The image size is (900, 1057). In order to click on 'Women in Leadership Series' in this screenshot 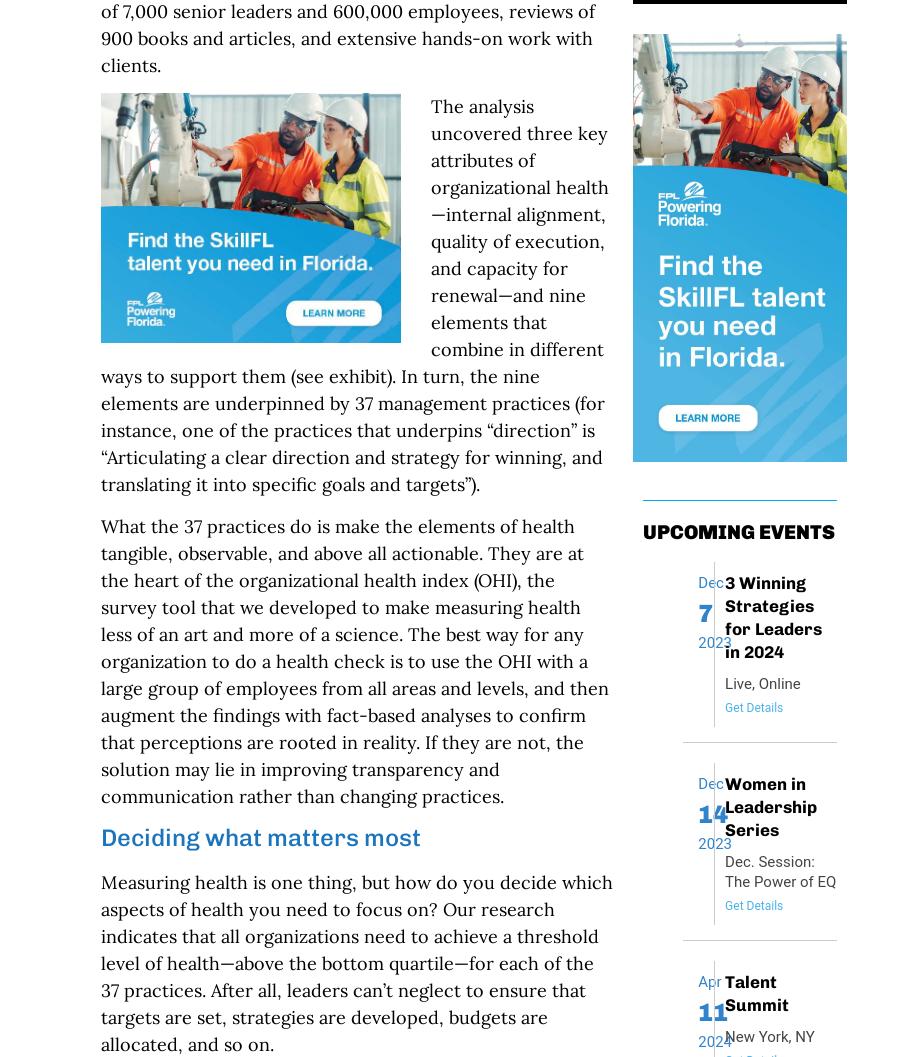, I will do `click(770, 807)`.